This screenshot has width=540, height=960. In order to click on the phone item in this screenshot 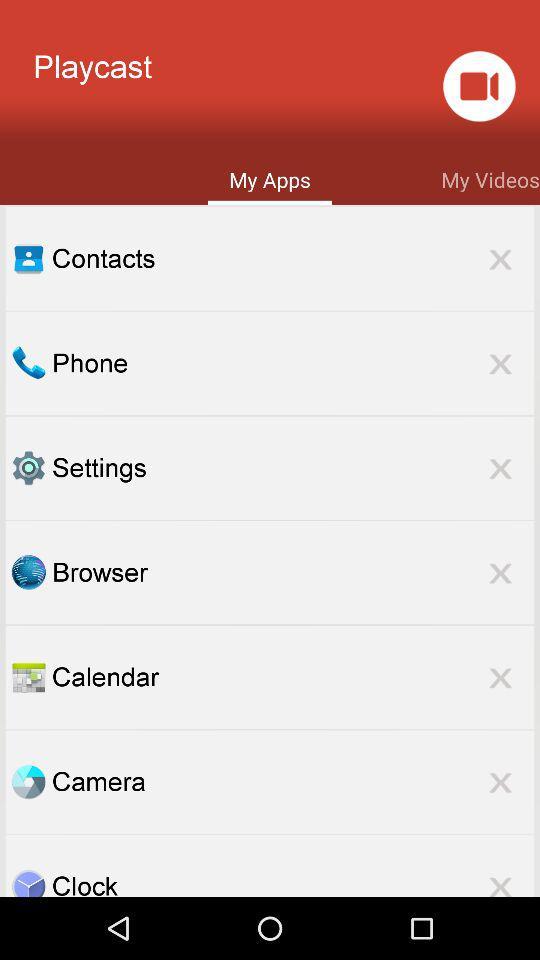, I will do `click(292, 362)`.